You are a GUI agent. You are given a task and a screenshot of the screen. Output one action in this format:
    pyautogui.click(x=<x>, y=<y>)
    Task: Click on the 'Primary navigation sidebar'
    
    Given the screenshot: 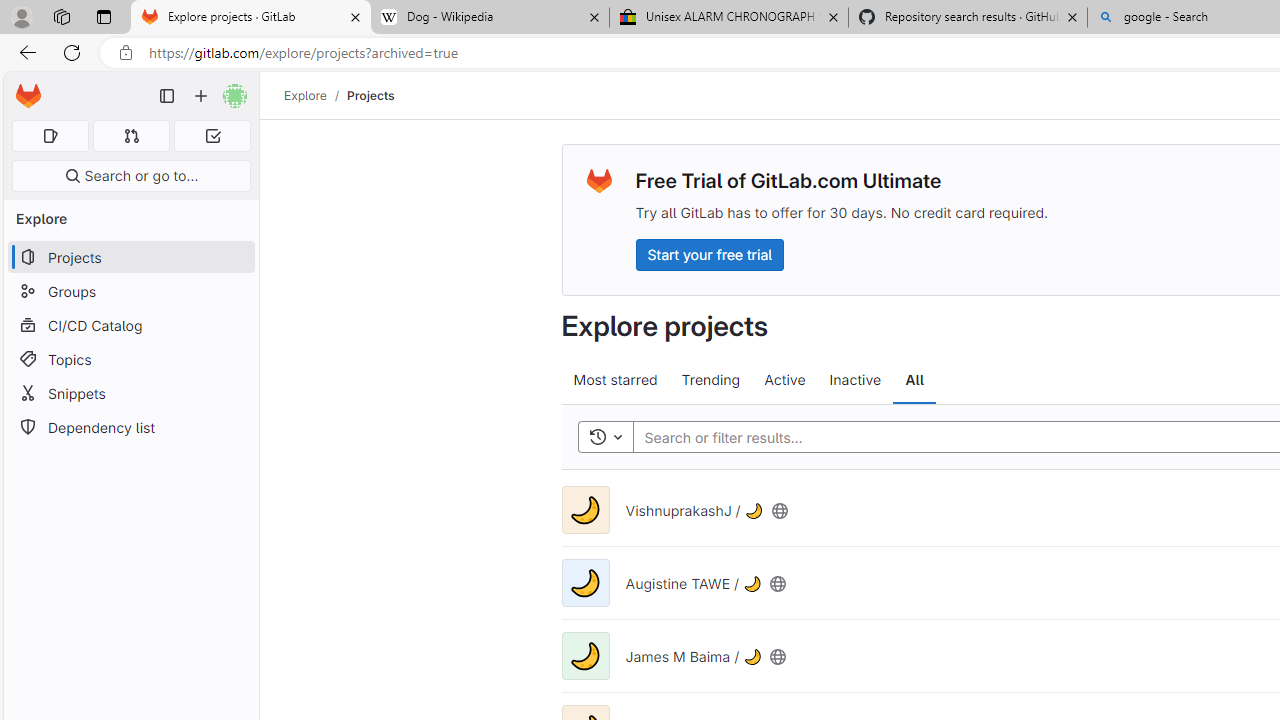 What is the action you would take?
    pyautogui.click(x=167, y=96)
    